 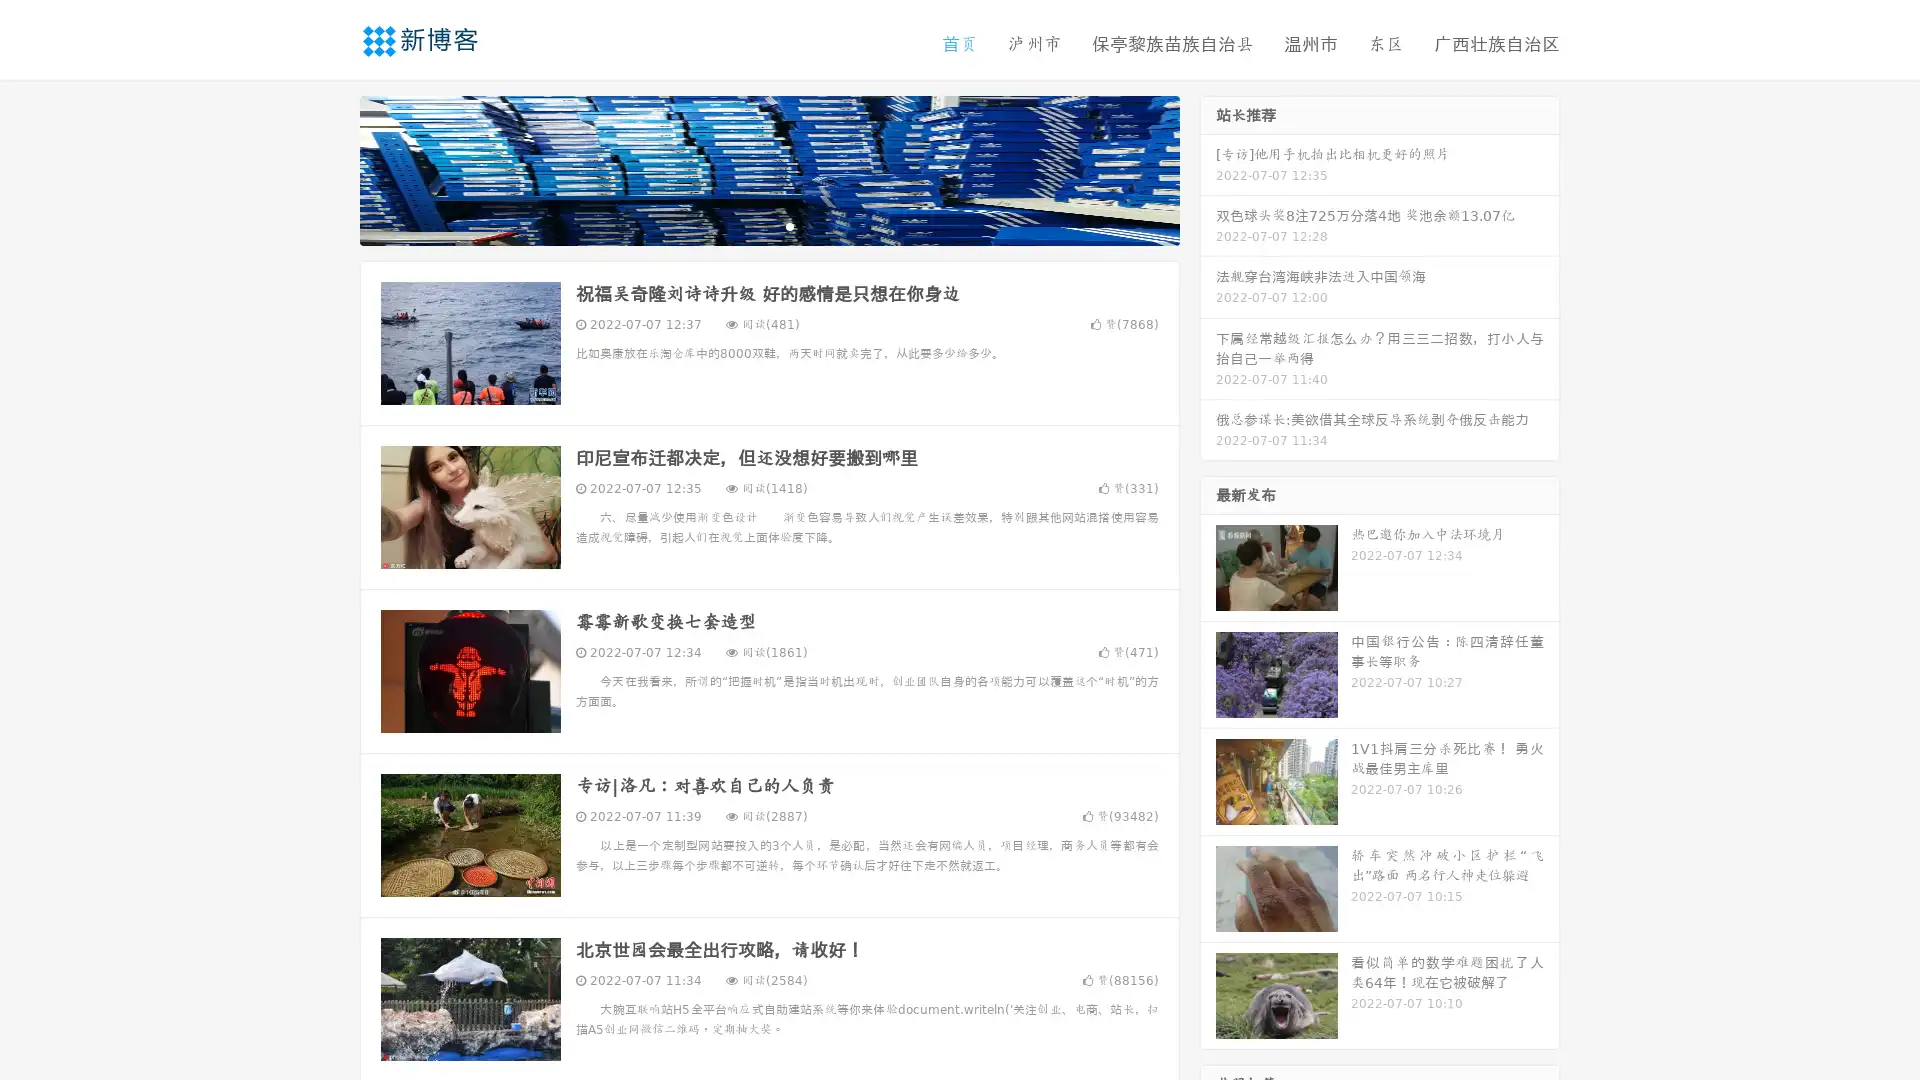 I want to click on Go to slide 3, so click(x=789, y=225).